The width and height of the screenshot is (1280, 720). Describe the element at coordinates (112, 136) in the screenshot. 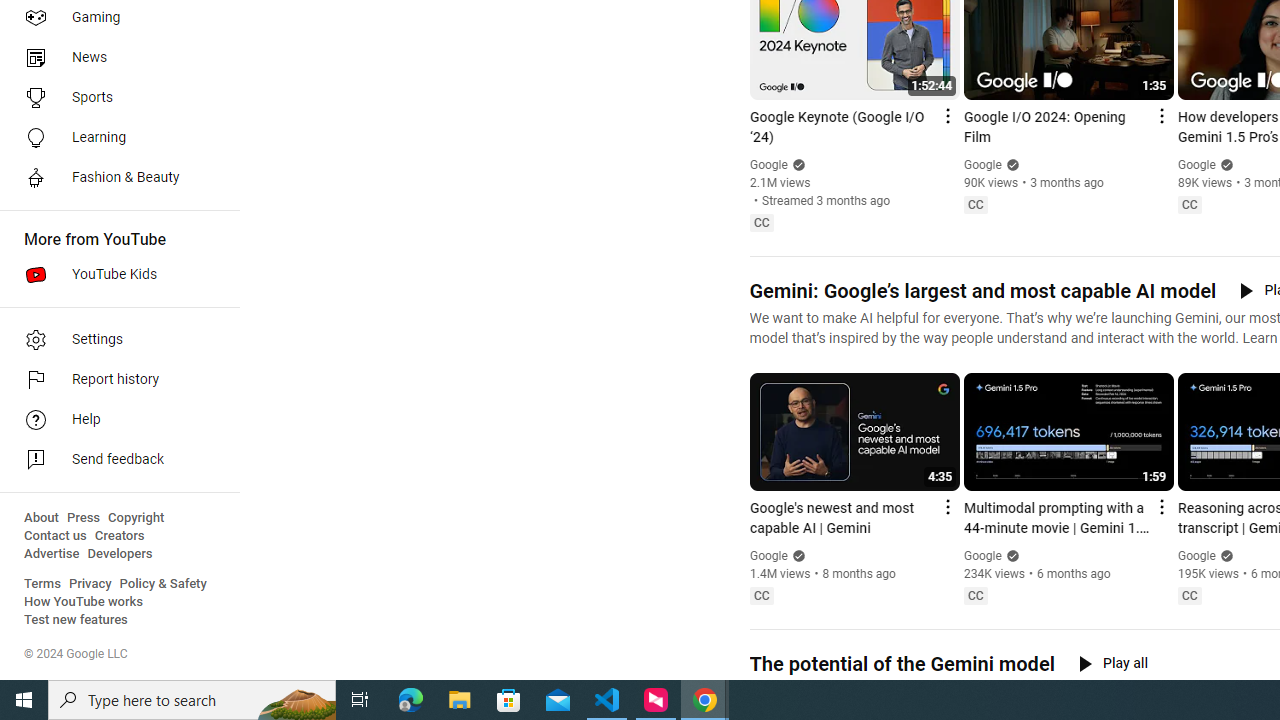

I see `'Learning'` at that location.